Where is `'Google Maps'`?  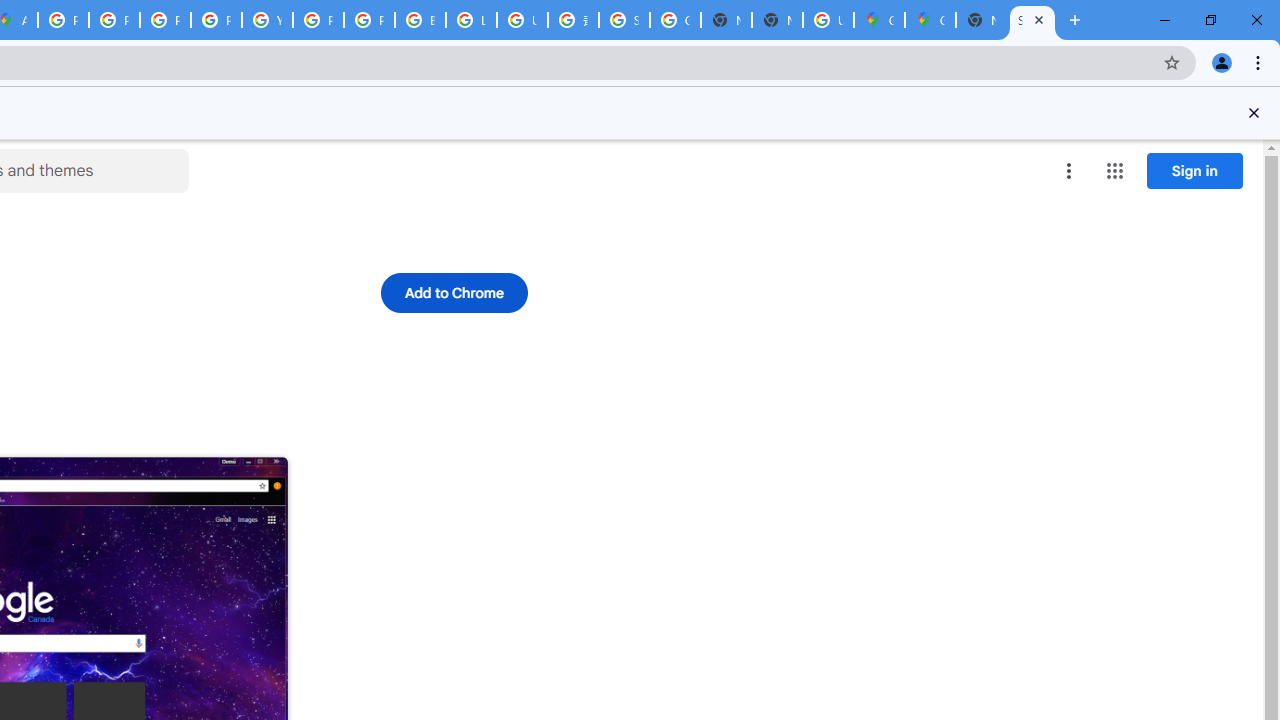 'Google Maps' is located at coordinates (879, 20).